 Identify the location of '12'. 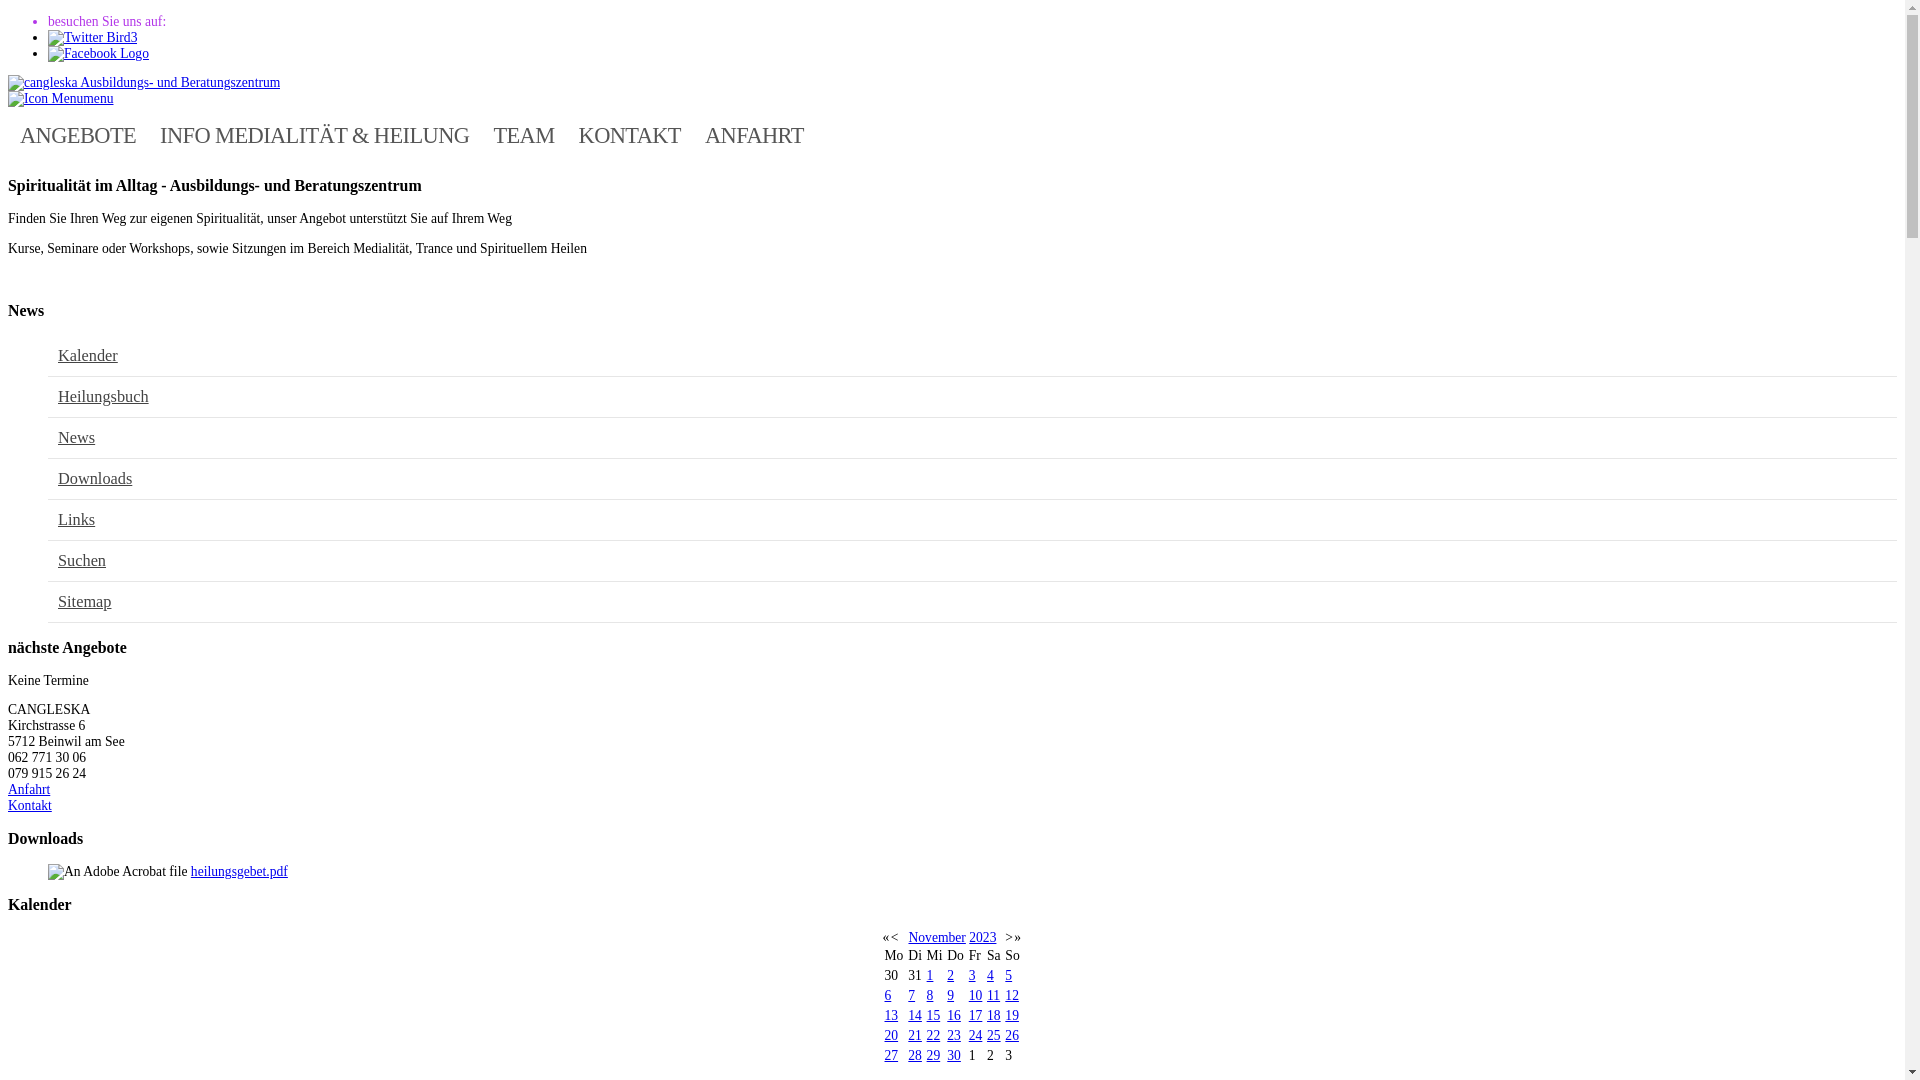
(1012, 995).